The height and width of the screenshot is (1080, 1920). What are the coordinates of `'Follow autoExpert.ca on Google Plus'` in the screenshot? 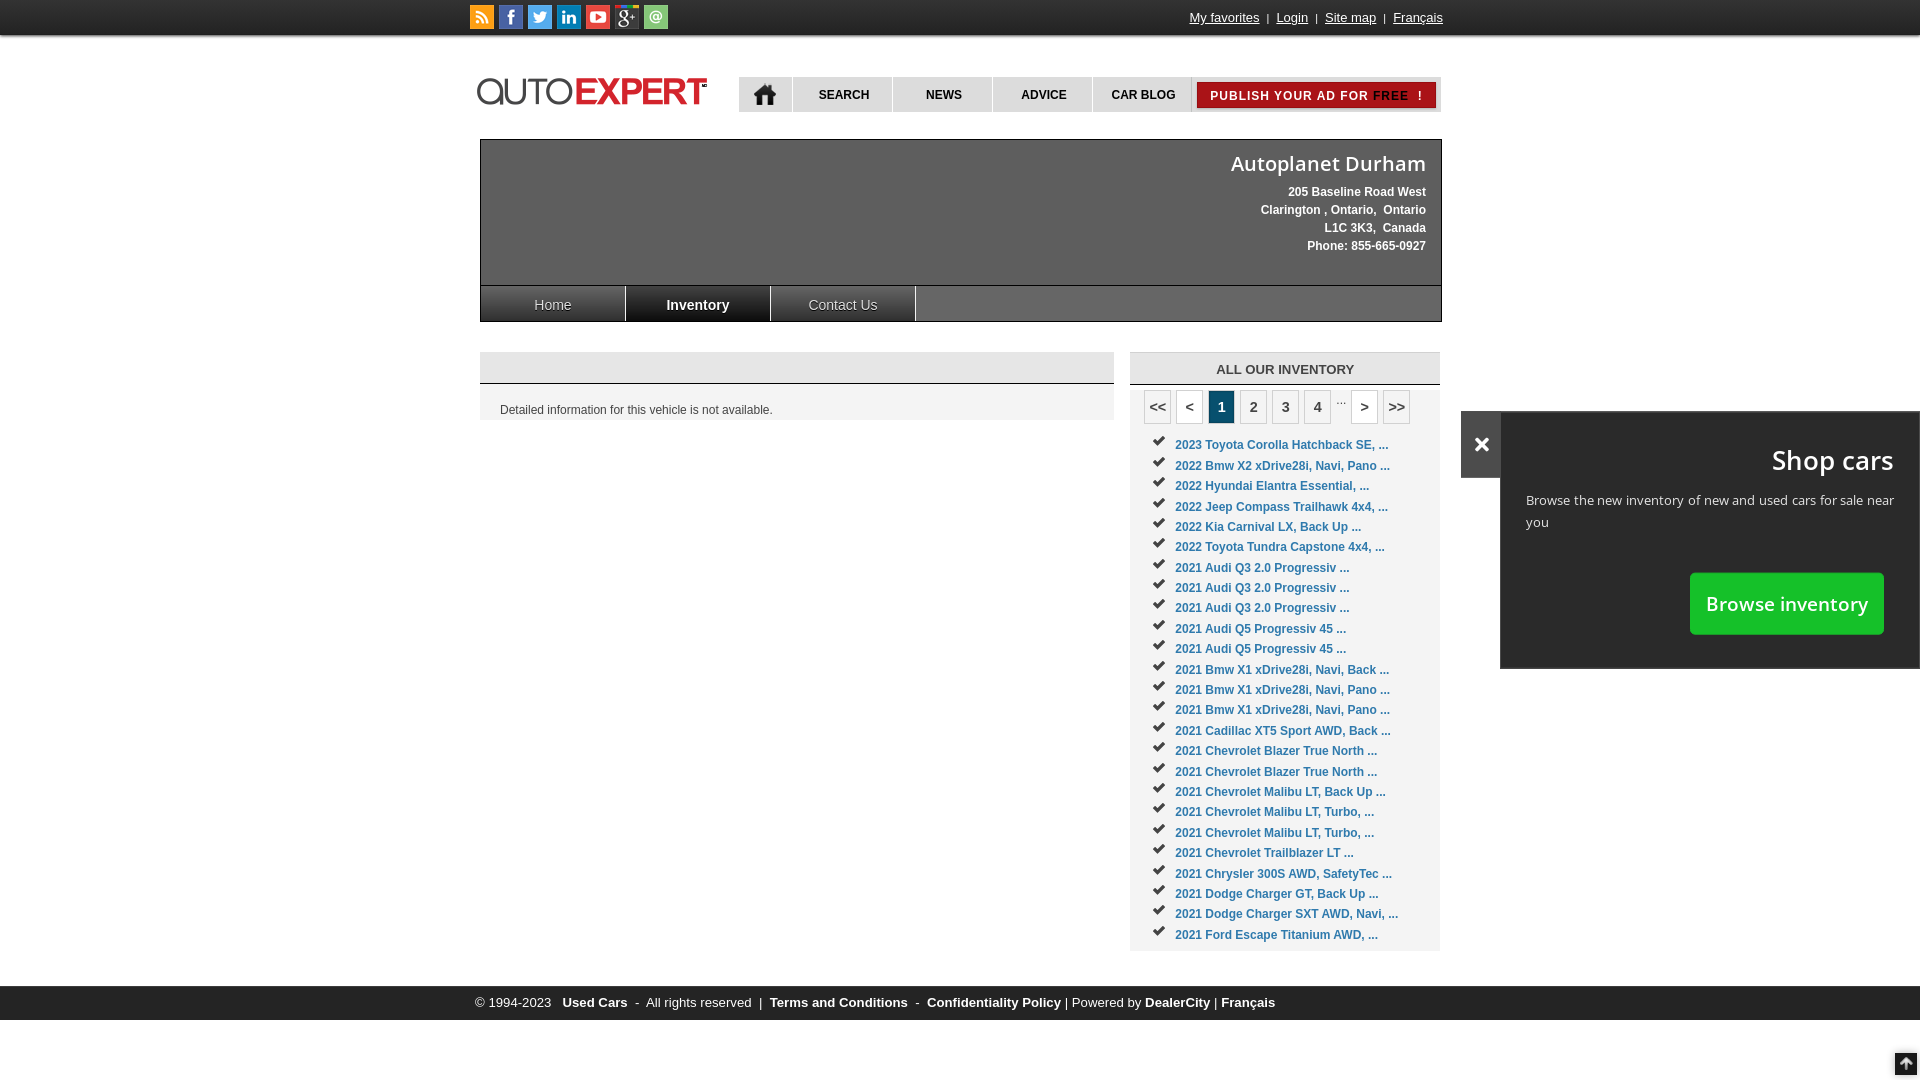 It's located at (613, 24).